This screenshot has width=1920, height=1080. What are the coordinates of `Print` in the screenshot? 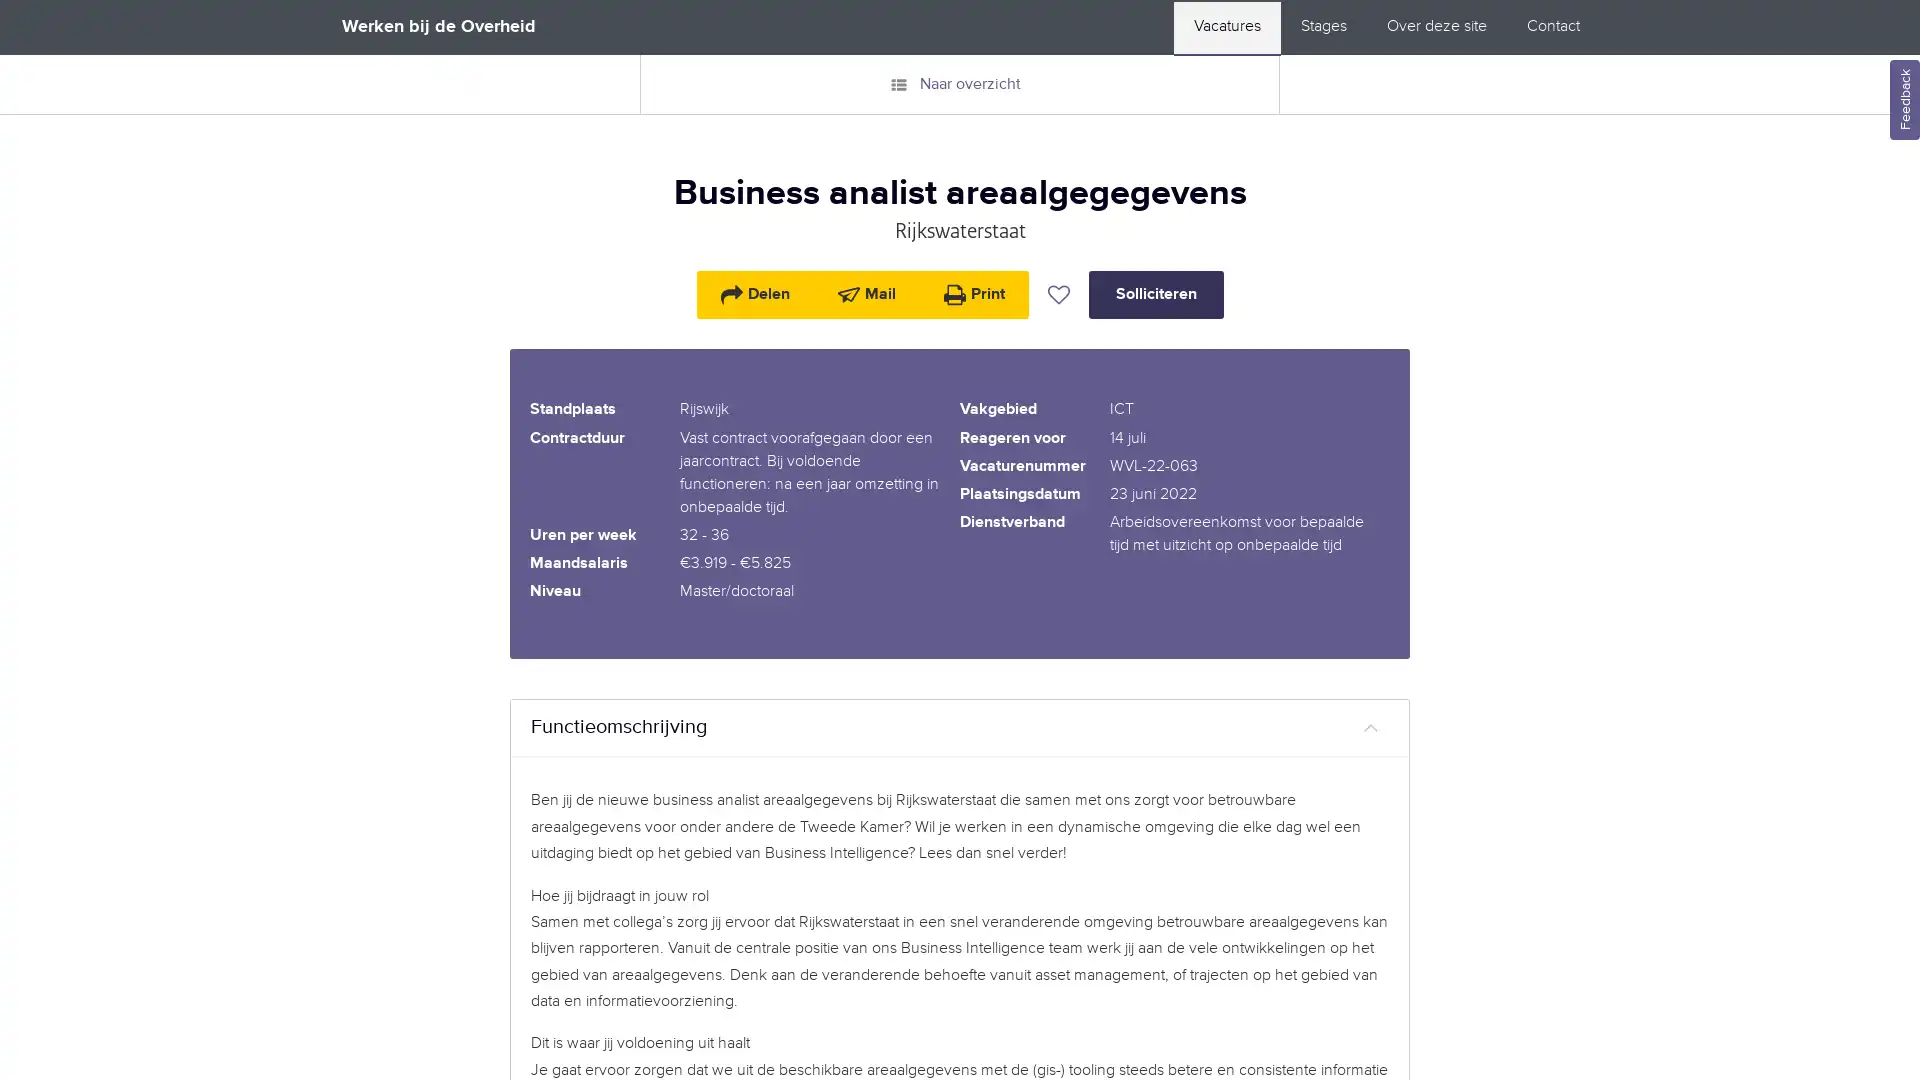 It's located at (973, 294).